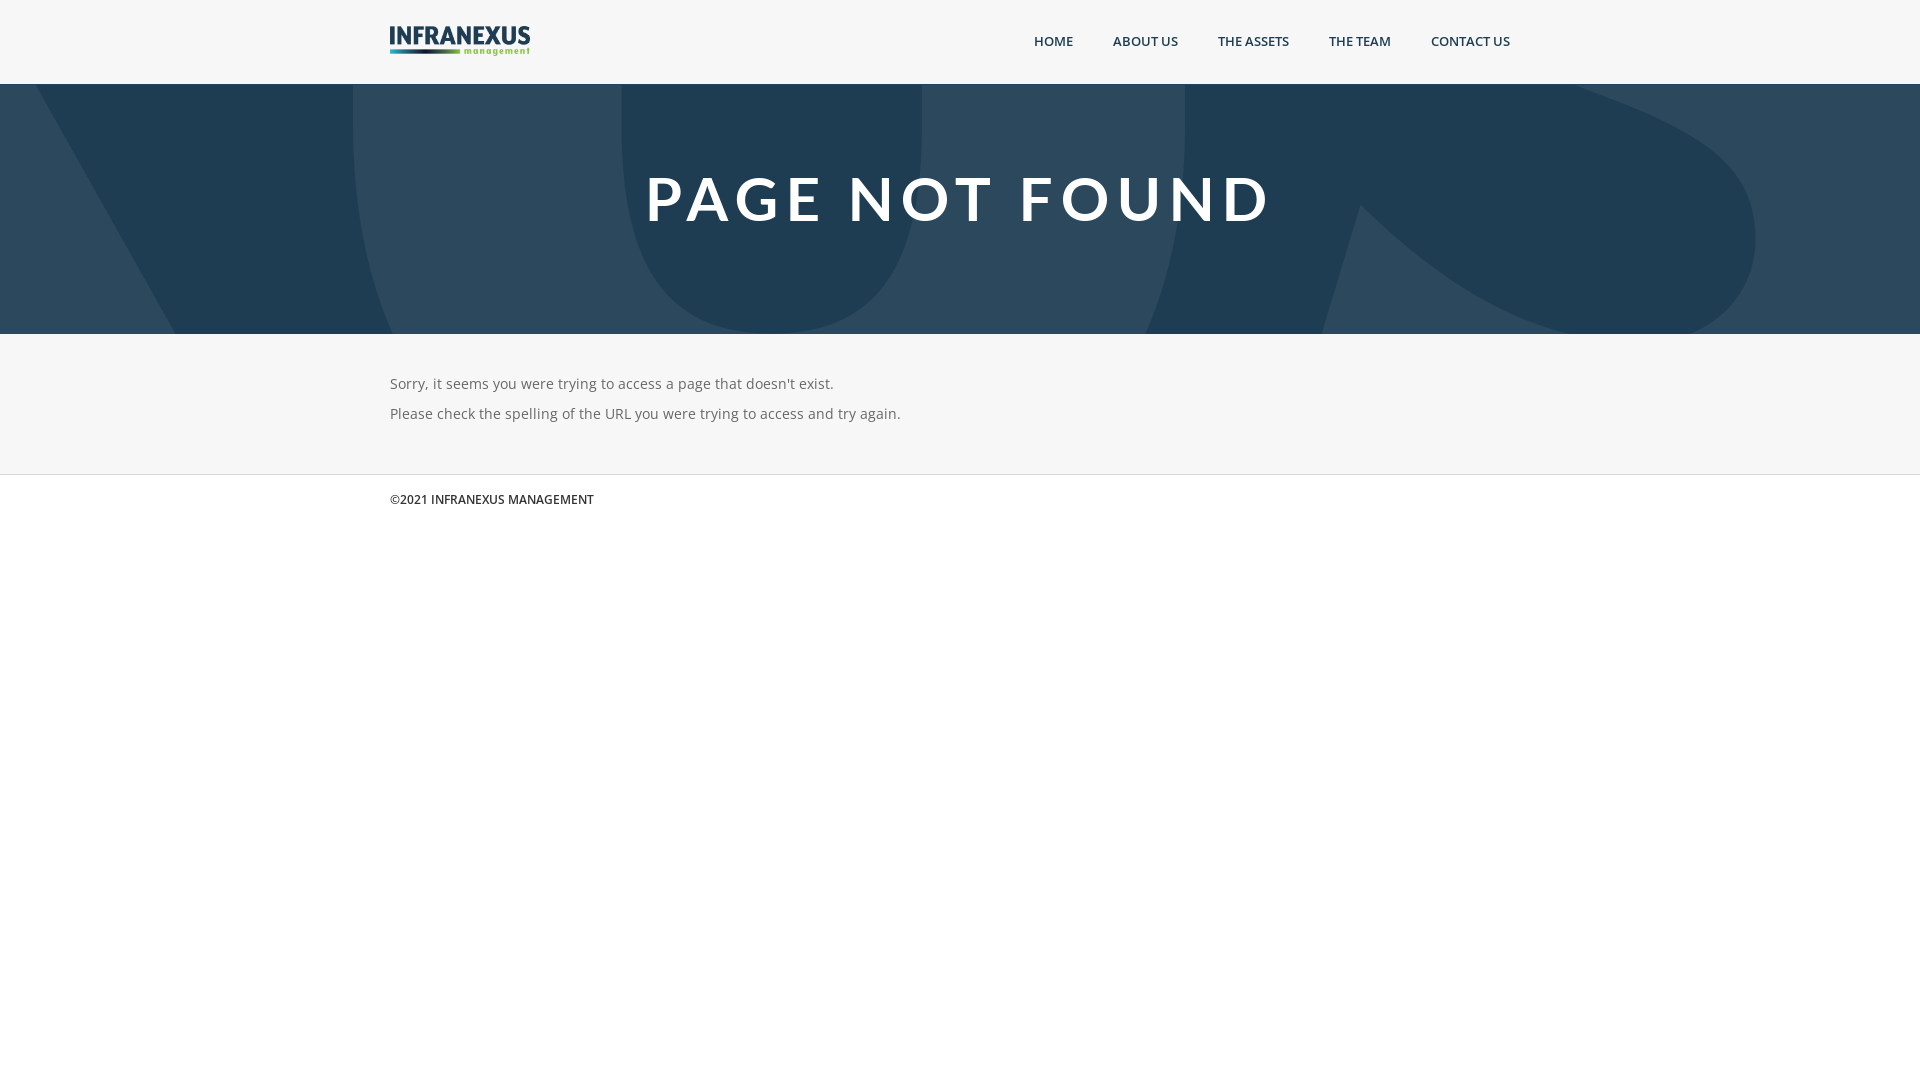  Describe the element at coordinates (1145, 41) in the screenshot. I see `'ABOUT US'` at that location.